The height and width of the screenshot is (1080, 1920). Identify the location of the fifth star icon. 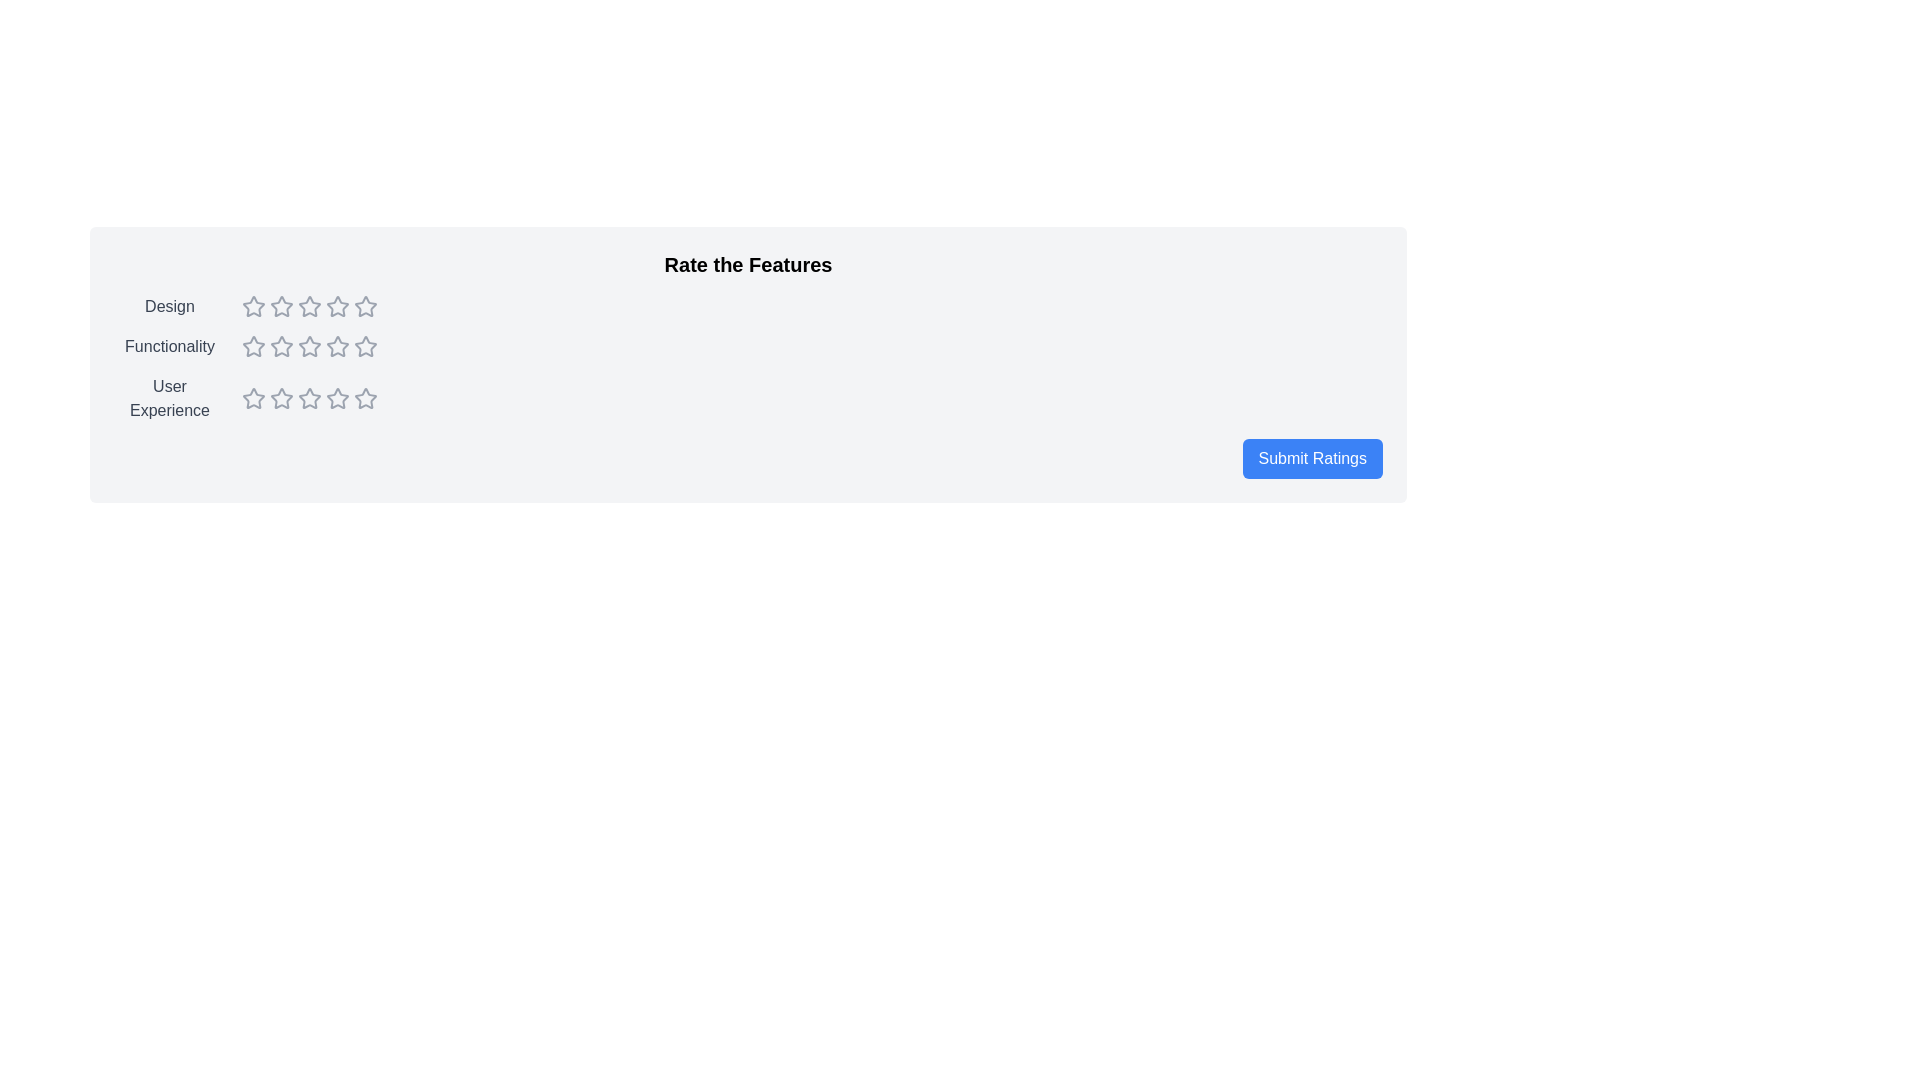
(365, 398).